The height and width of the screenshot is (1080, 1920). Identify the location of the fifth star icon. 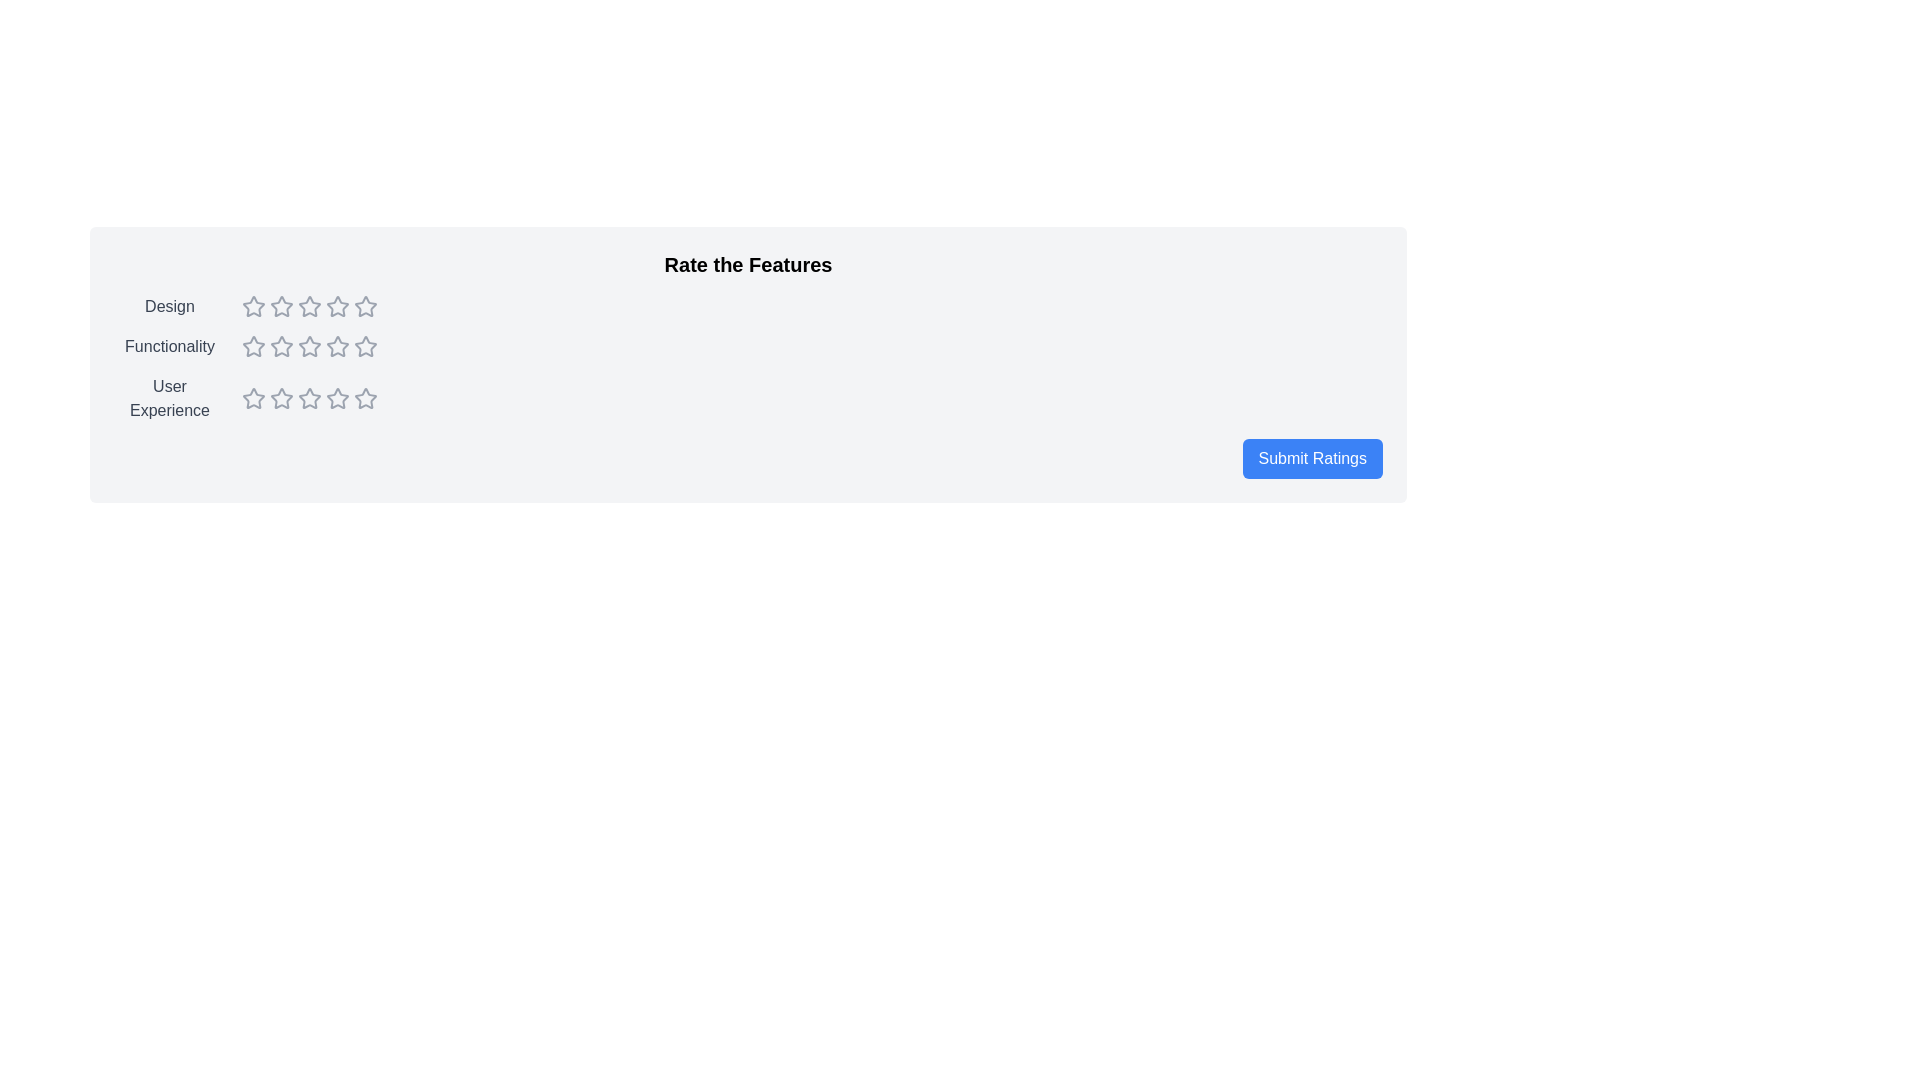
(365, 398).